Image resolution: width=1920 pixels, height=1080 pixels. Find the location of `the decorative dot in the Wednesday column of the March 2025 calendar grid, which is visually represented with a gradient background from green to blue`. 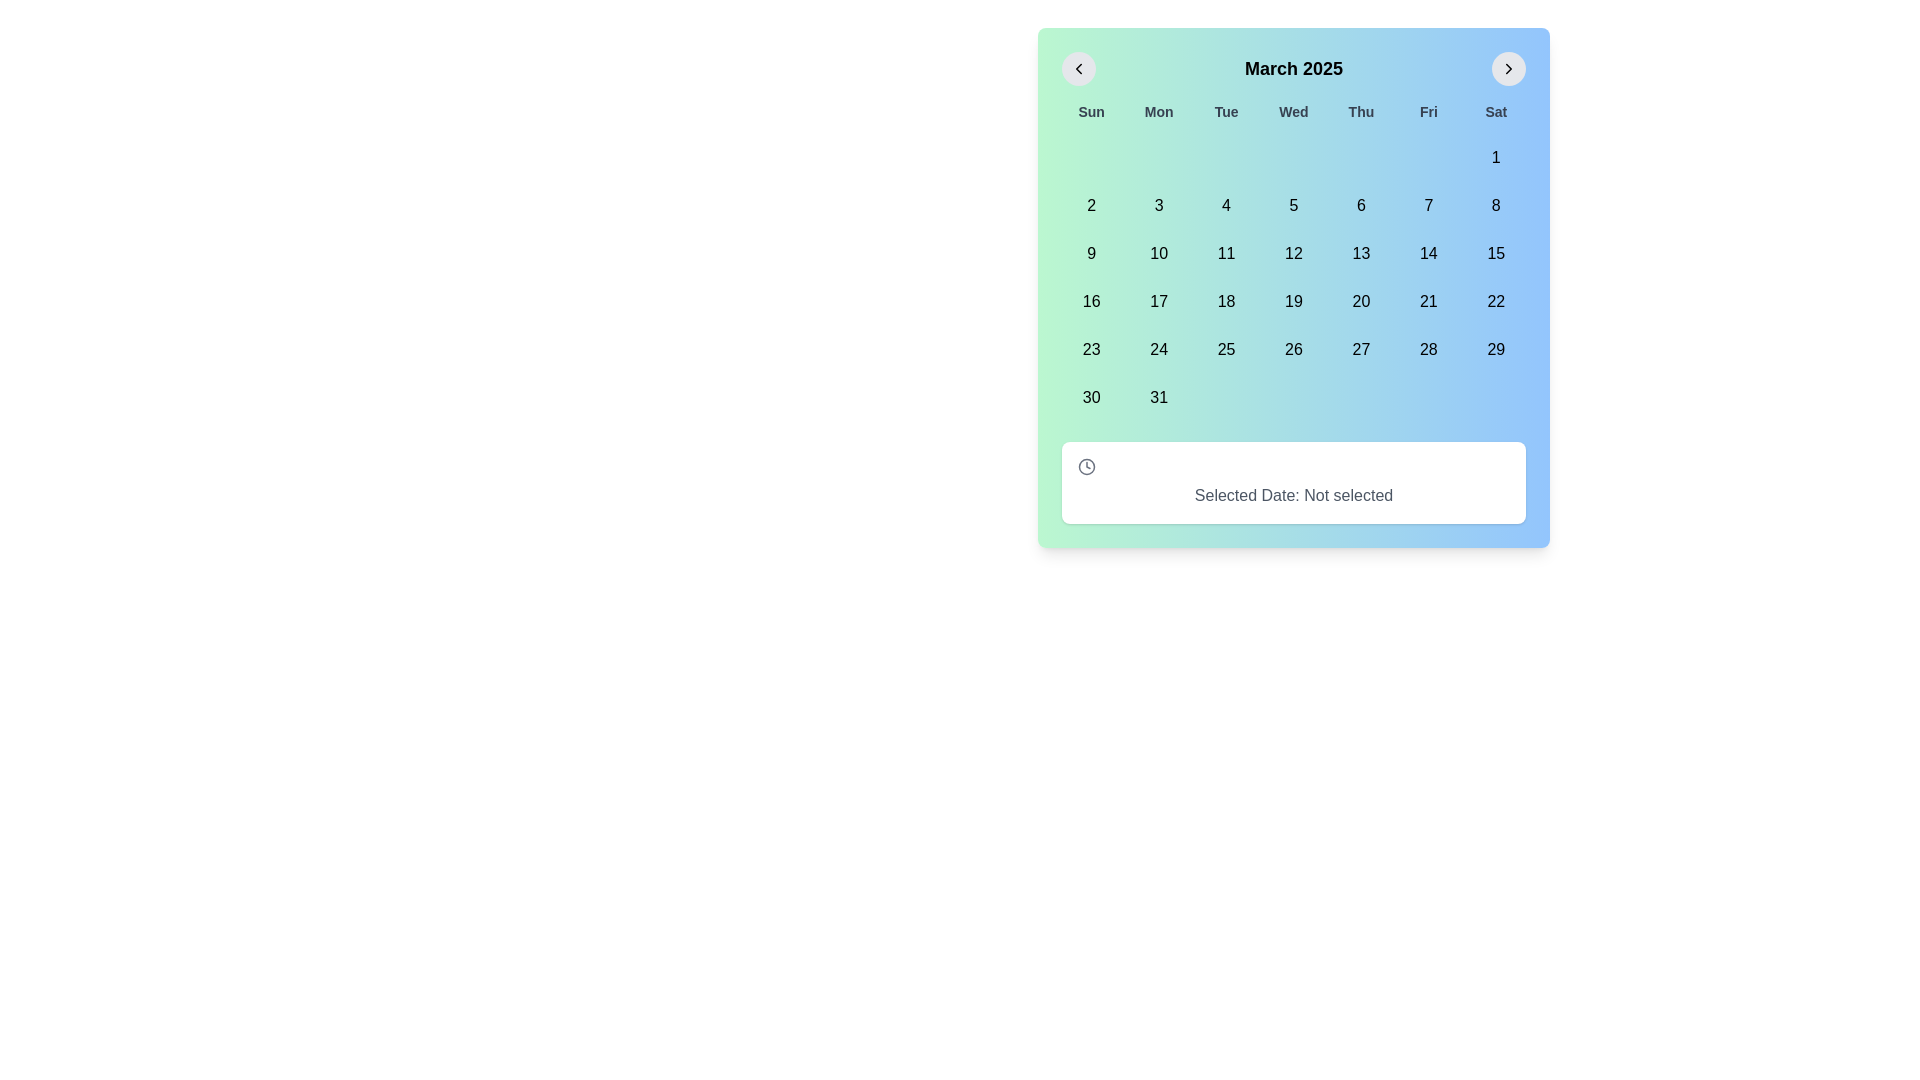

the decorative dot in the Wednesday column of the March 2025 calendar grid, which is visually represented with a gradient background from green to blue is located at coordinates (1294, 157).